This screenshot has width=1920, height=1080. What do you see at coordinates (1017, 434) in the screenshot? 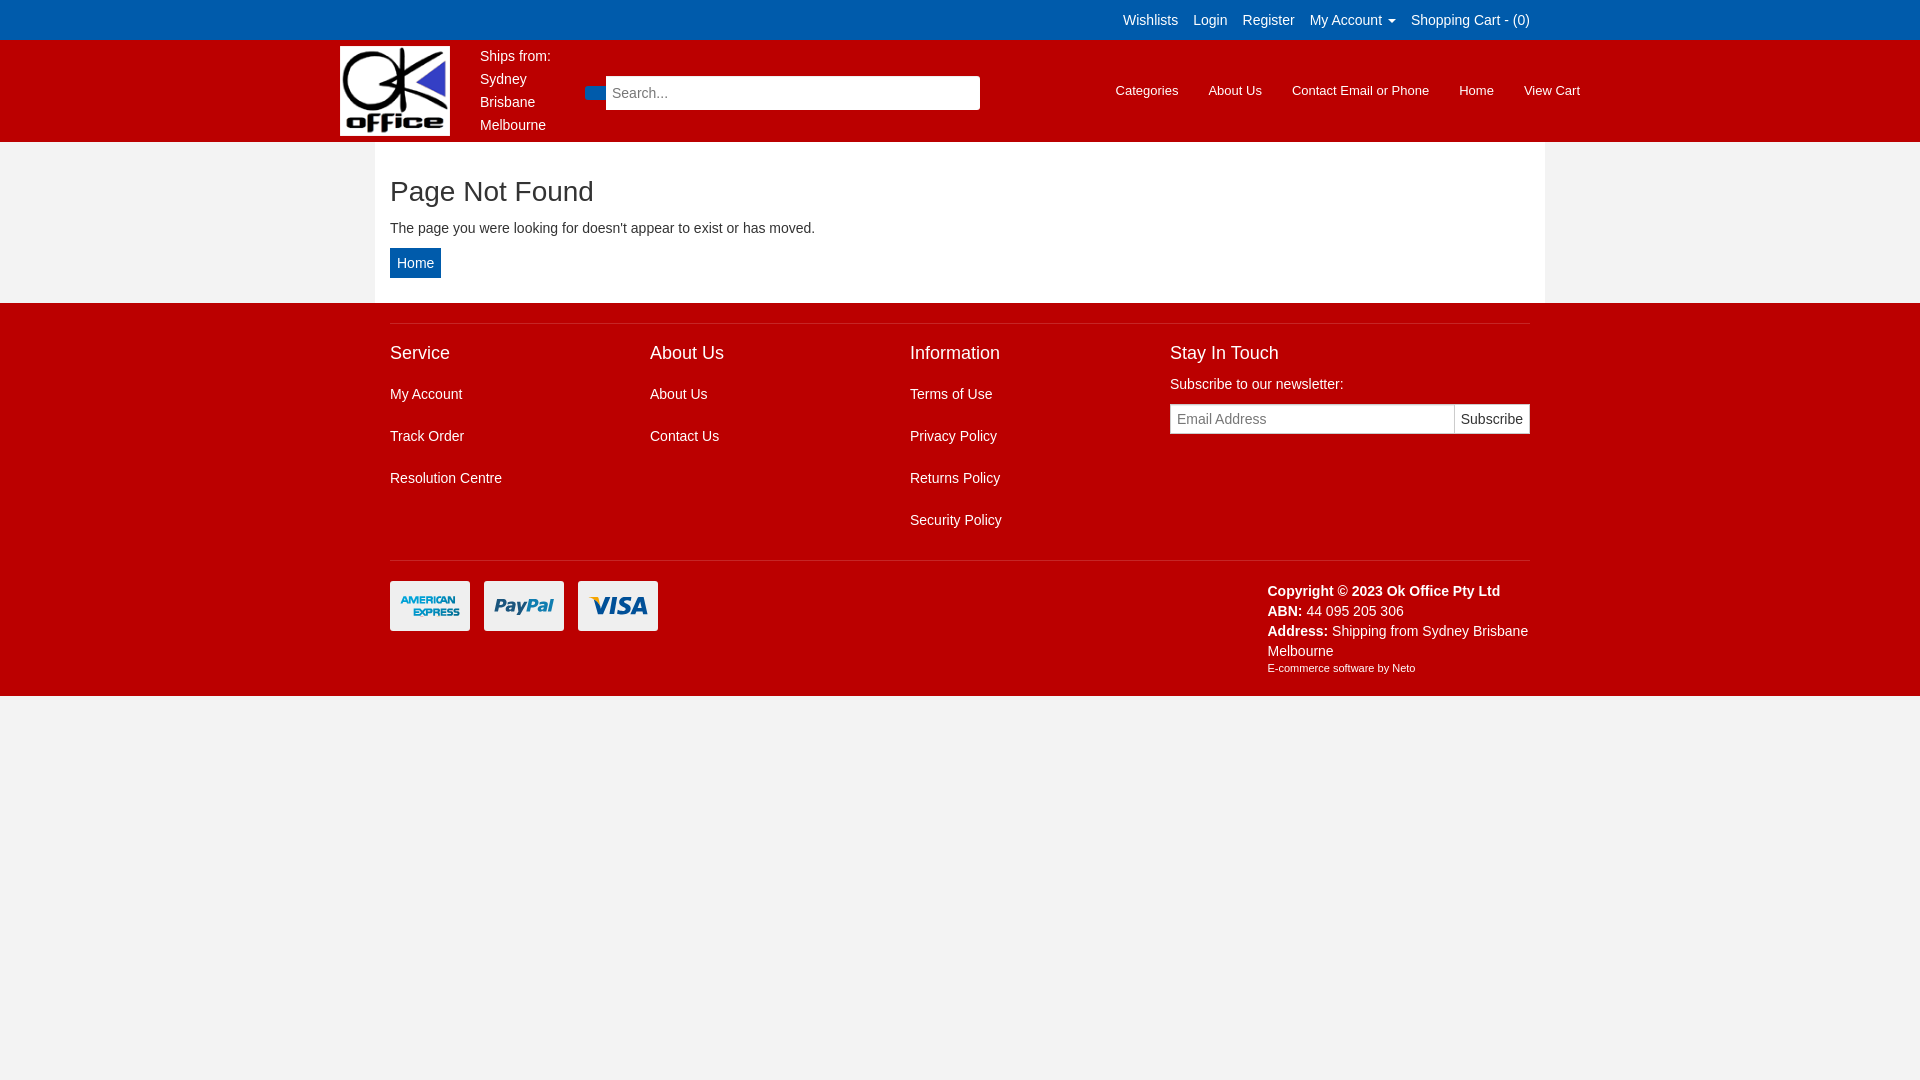
I see `'Privacy Policy'` at bounding box center [1017, 434].